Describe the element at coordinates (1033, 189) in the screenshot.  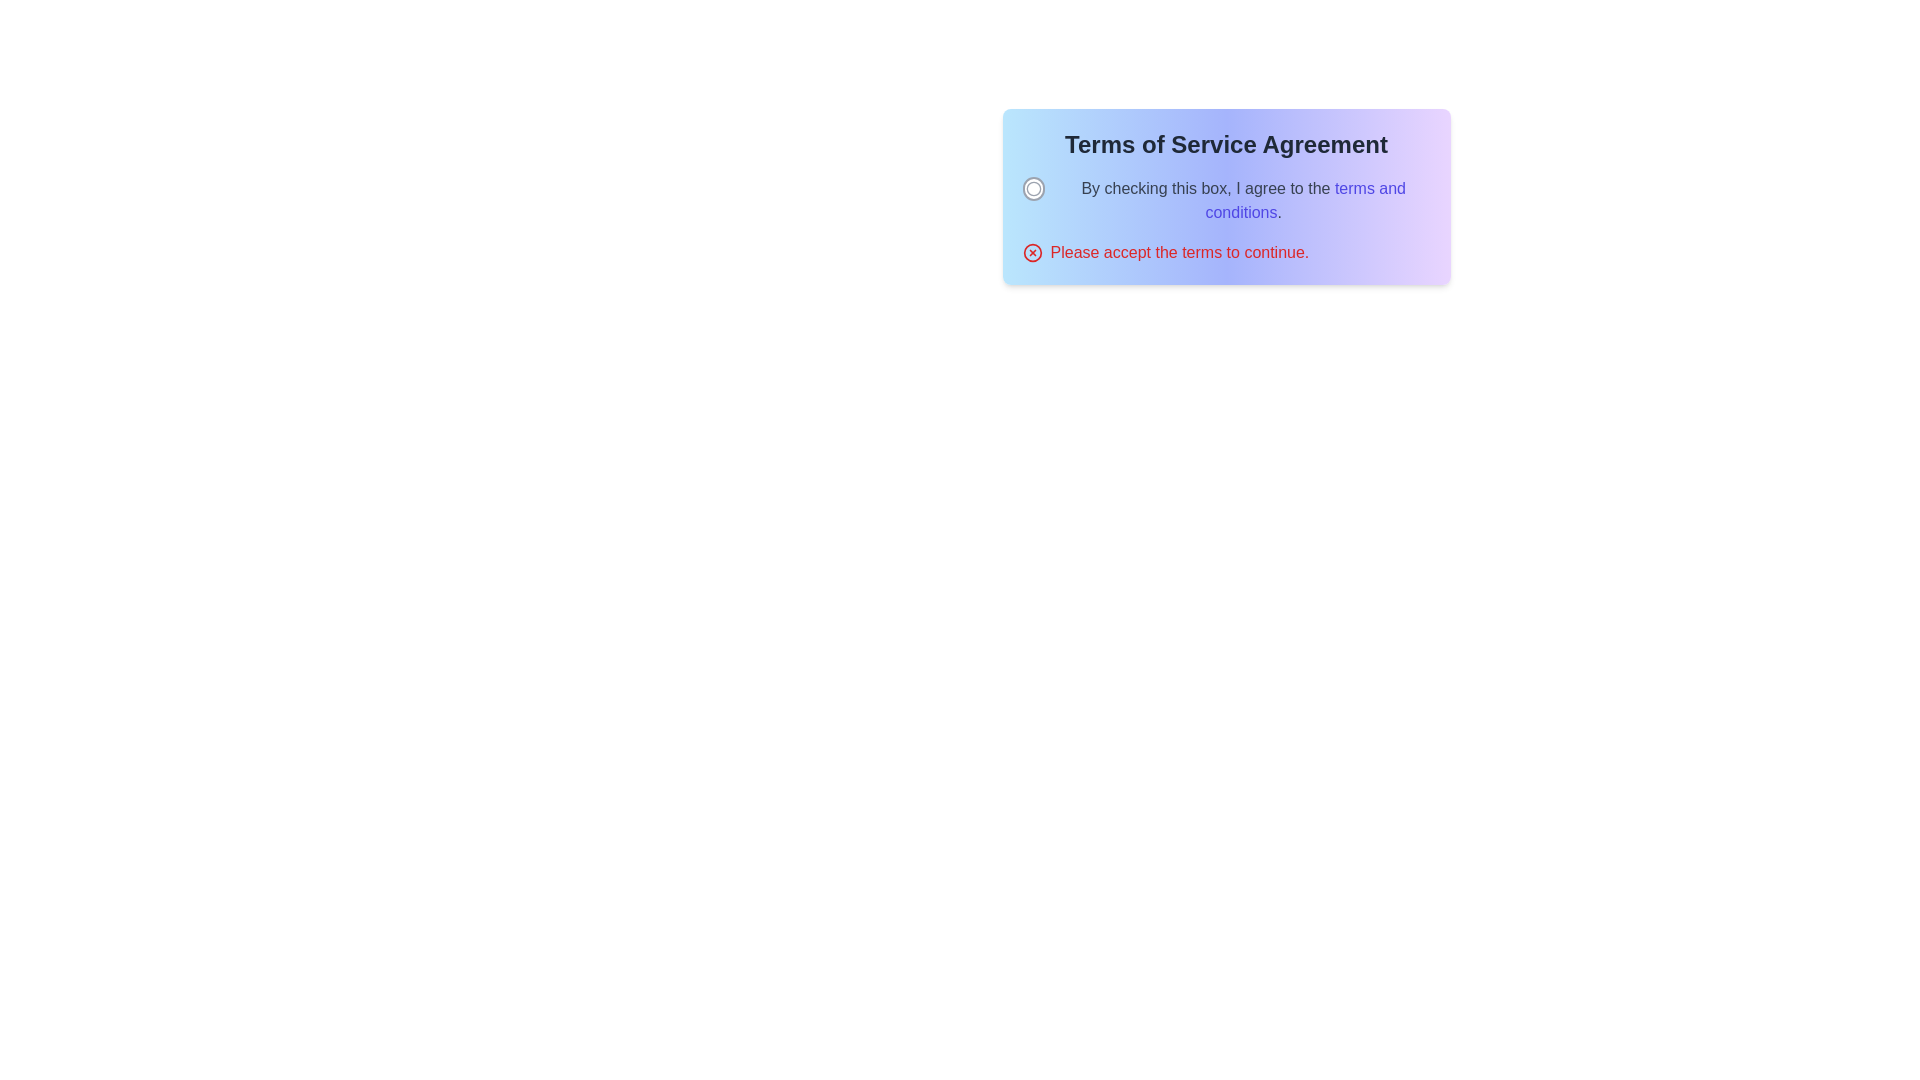
I see `the interactive checkbox located to the left of the text 'By checking this box, I agree to the terms and conditions.'` at that location.